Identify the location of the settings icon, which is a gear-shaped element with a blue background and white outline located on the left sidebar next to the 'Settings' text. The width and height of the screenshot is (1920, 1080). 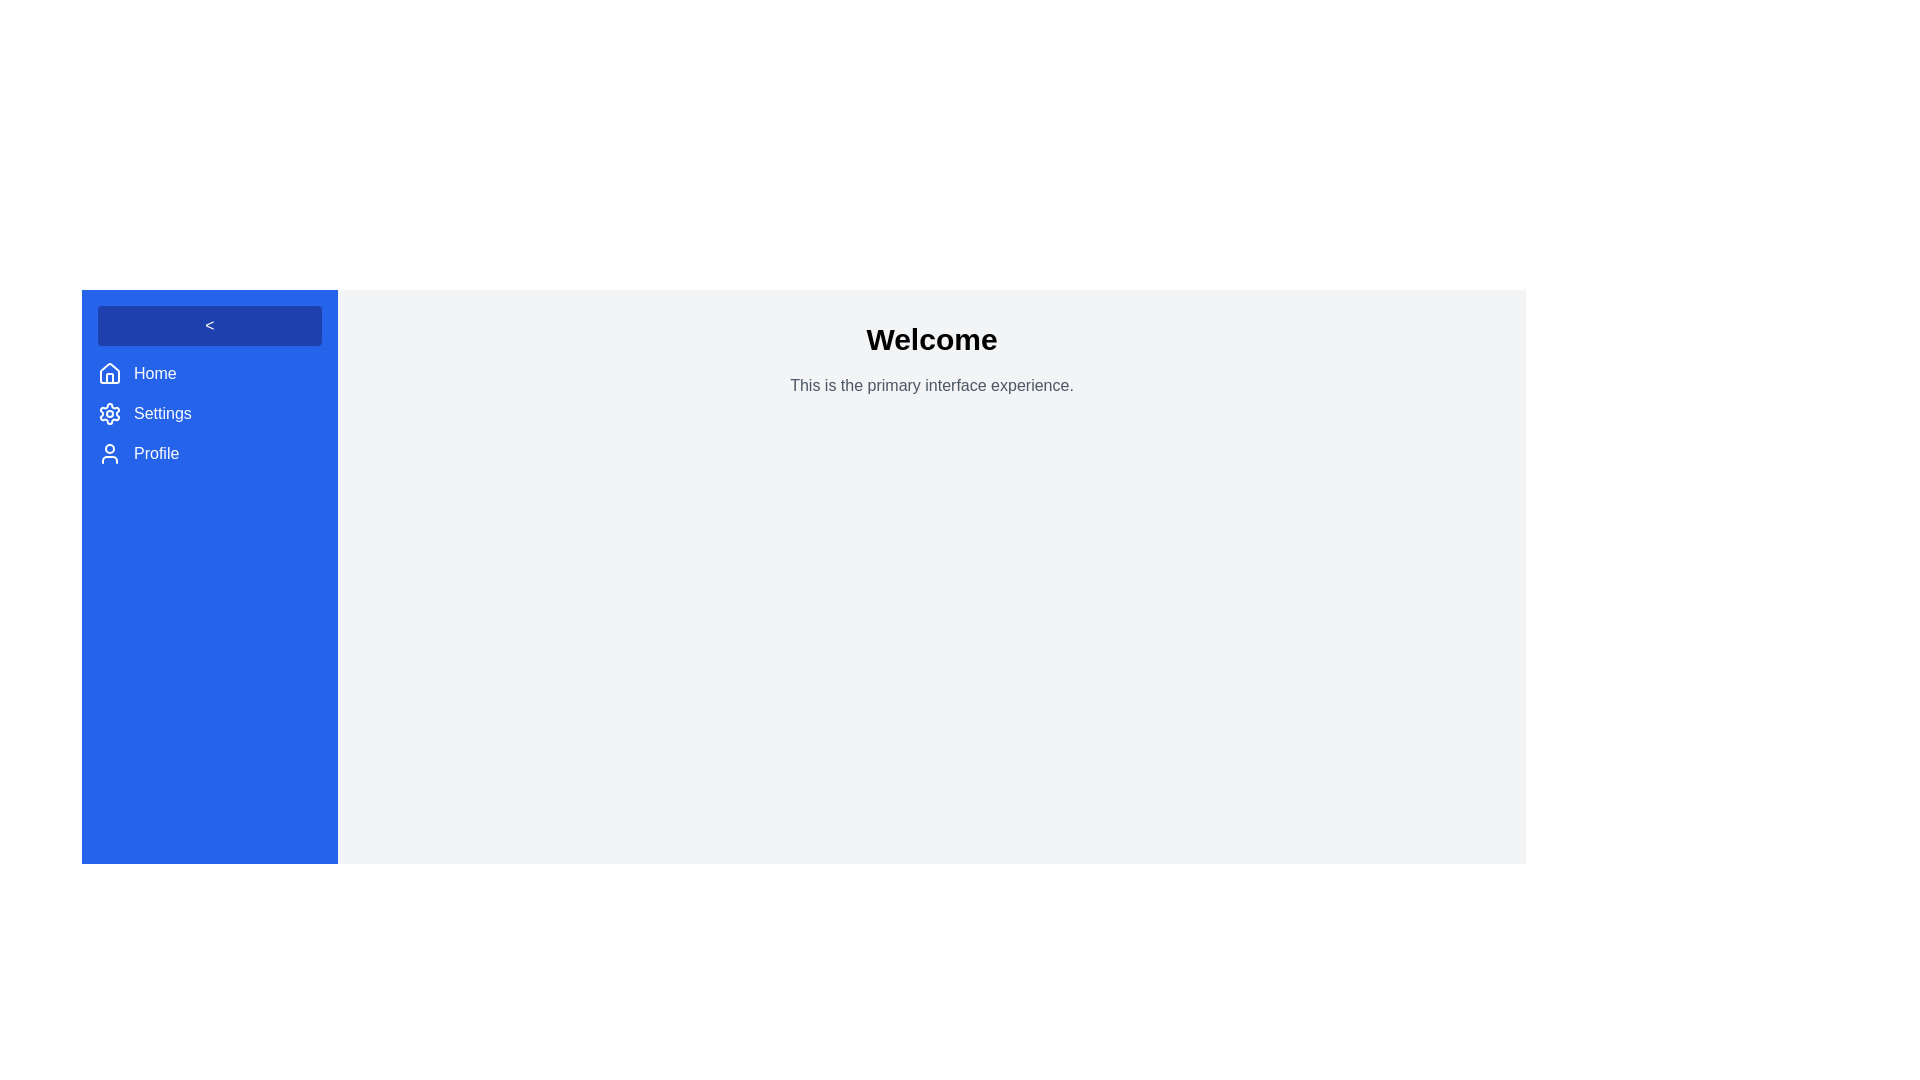
(109, 412).